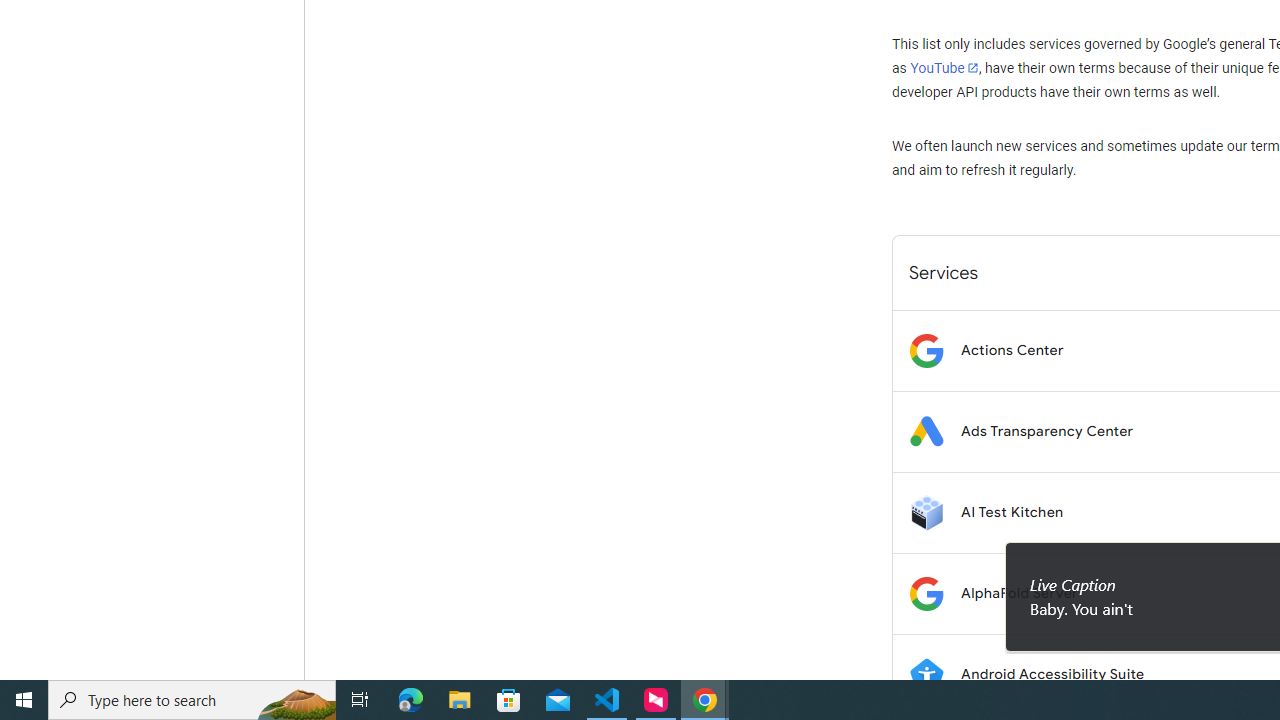 The image size is (1280, 720). I want to click on 'Logo for AlphaFold Server', so click(925, 592).